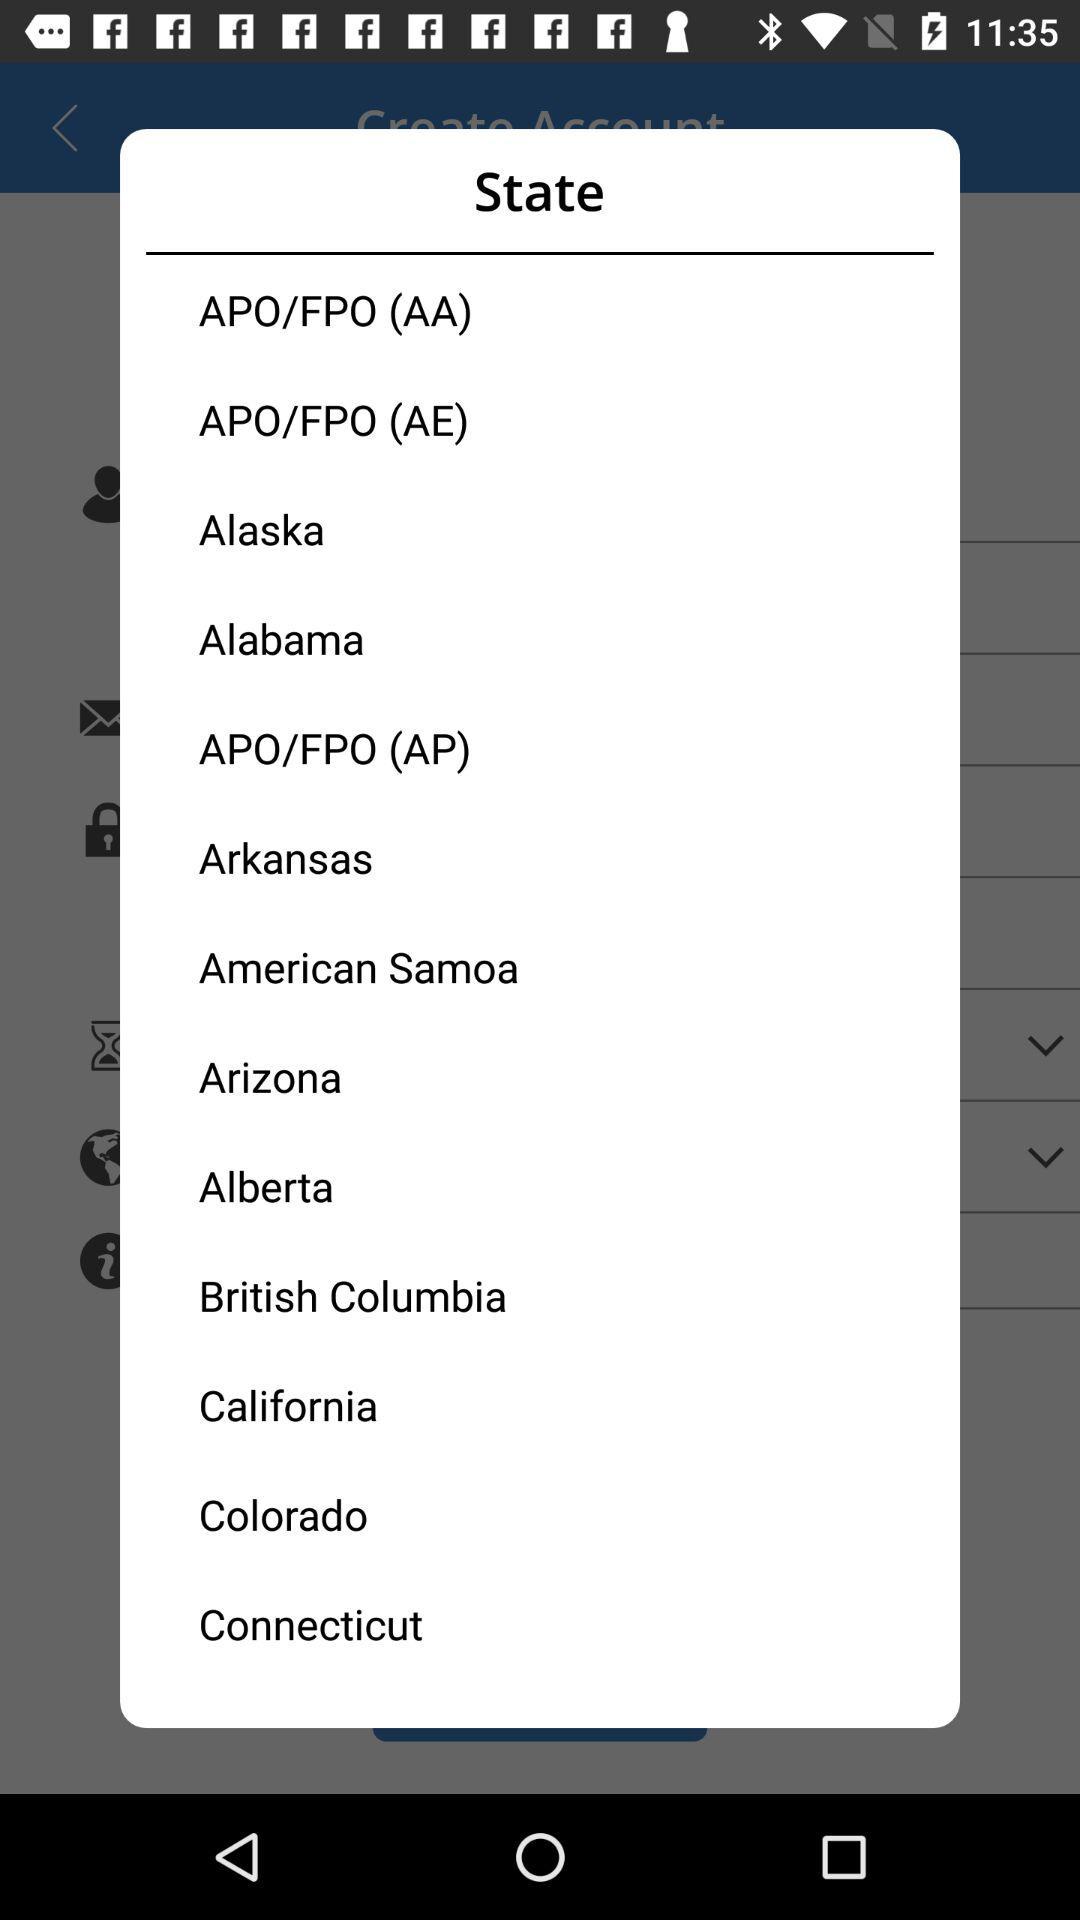 Image resolution: width=1080 pixels, height=1920 pixels. I want to click on the connecticut, so click(369, 1622).